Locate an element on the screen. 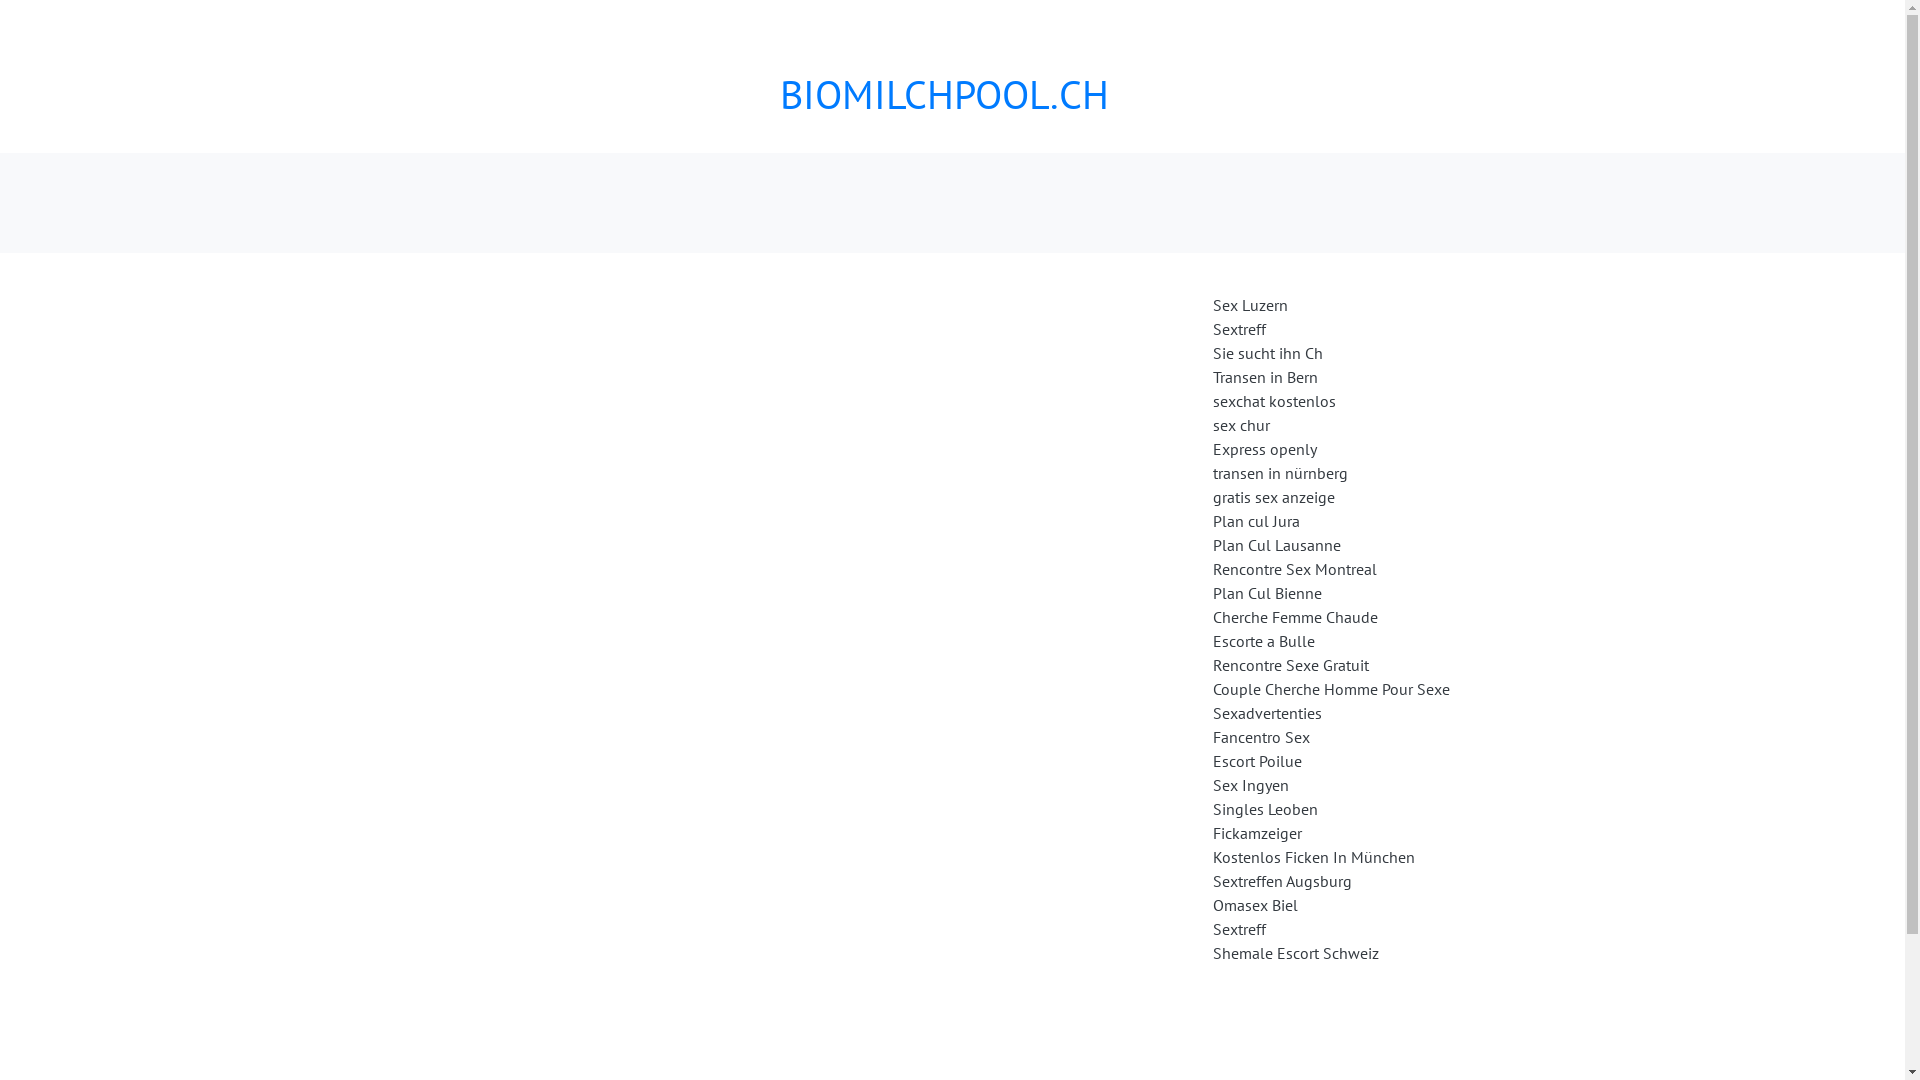 This screenshot has height=1080, width=1920. 'Escort Poilue' is located at coordinates (1210, 760).